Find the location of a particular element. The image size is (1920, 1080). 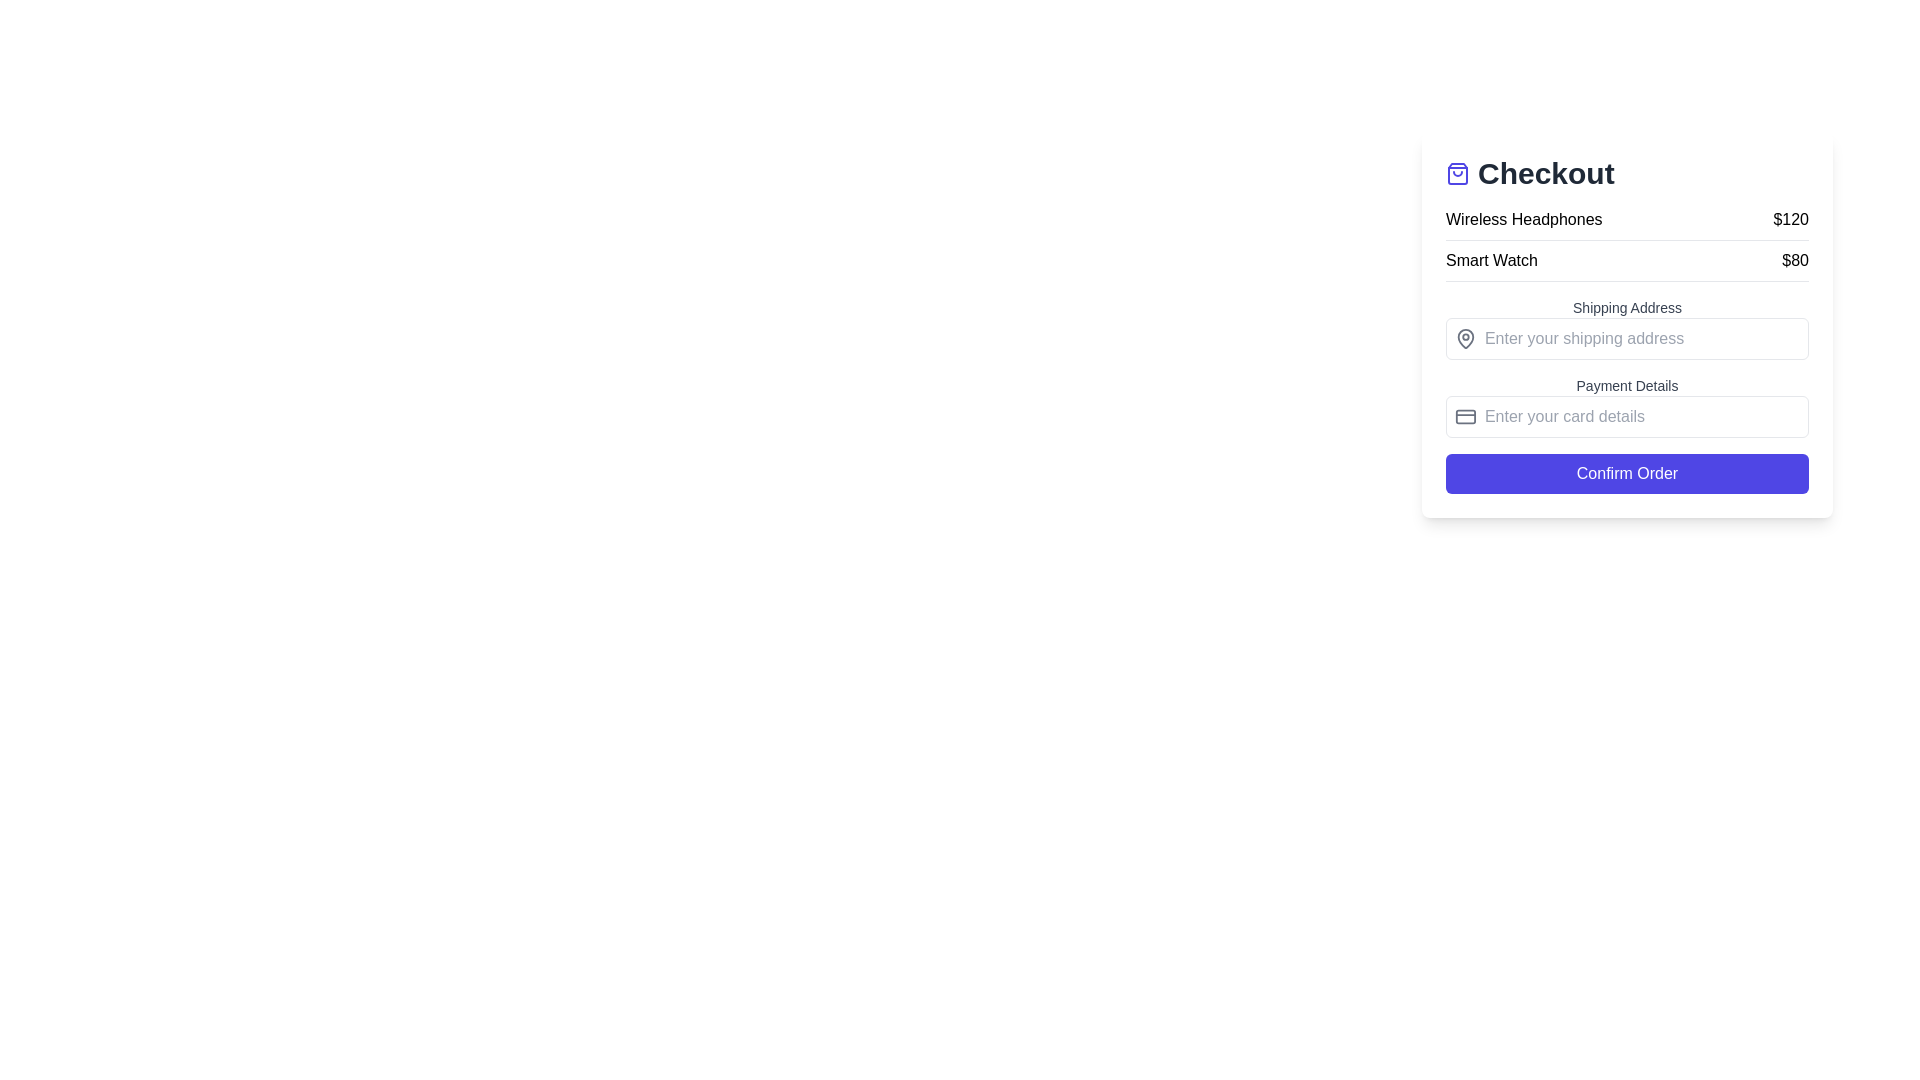

the 'Wireless Headphones' label, which is positioned at the top of the item list in the checkout interface, aligned horizontally with the price tag '$120' and vertically above the 'Smart Watch' label is located at coordinates (1523, 219).